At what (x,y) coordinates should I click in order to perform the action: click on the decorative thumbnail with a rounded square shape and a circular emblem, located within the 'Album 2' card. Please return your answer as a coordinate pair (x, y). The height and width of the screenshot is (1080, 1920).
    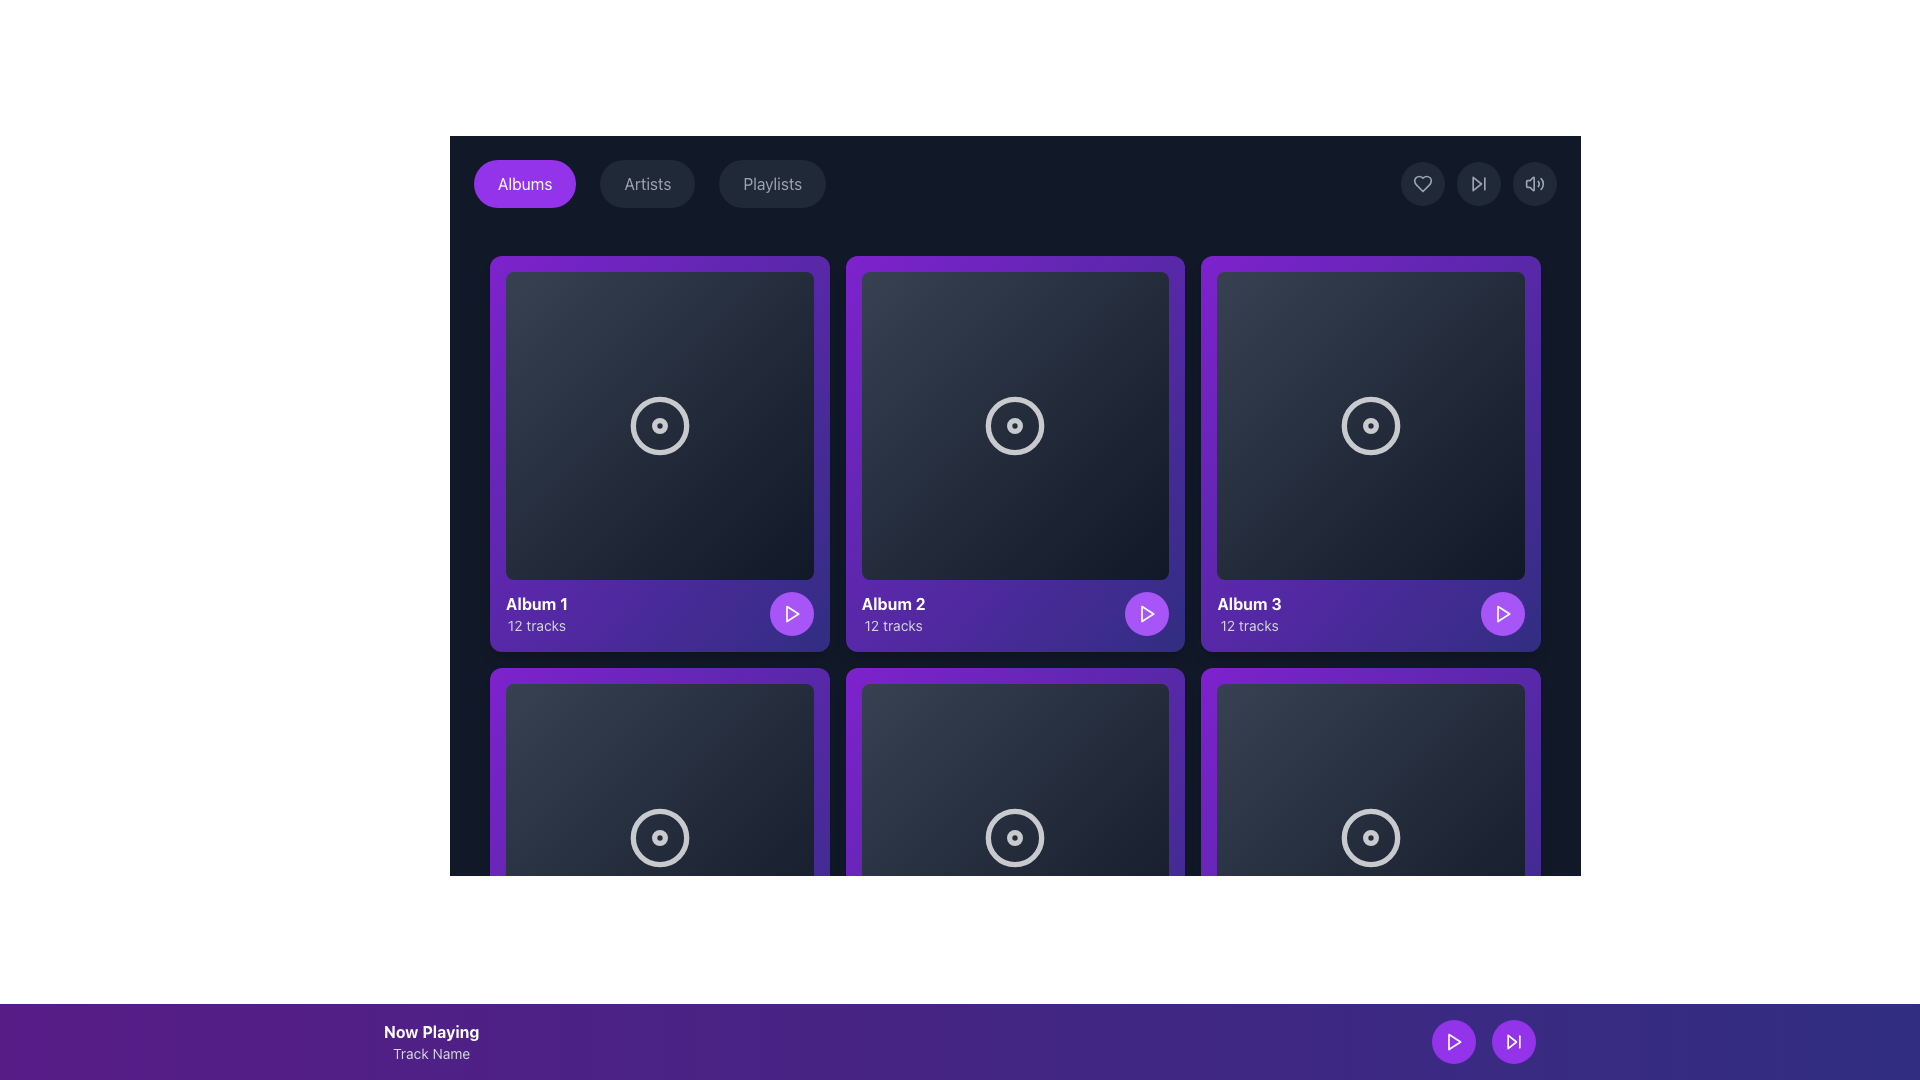
    Looking at the image, I should click on (1015, 424).